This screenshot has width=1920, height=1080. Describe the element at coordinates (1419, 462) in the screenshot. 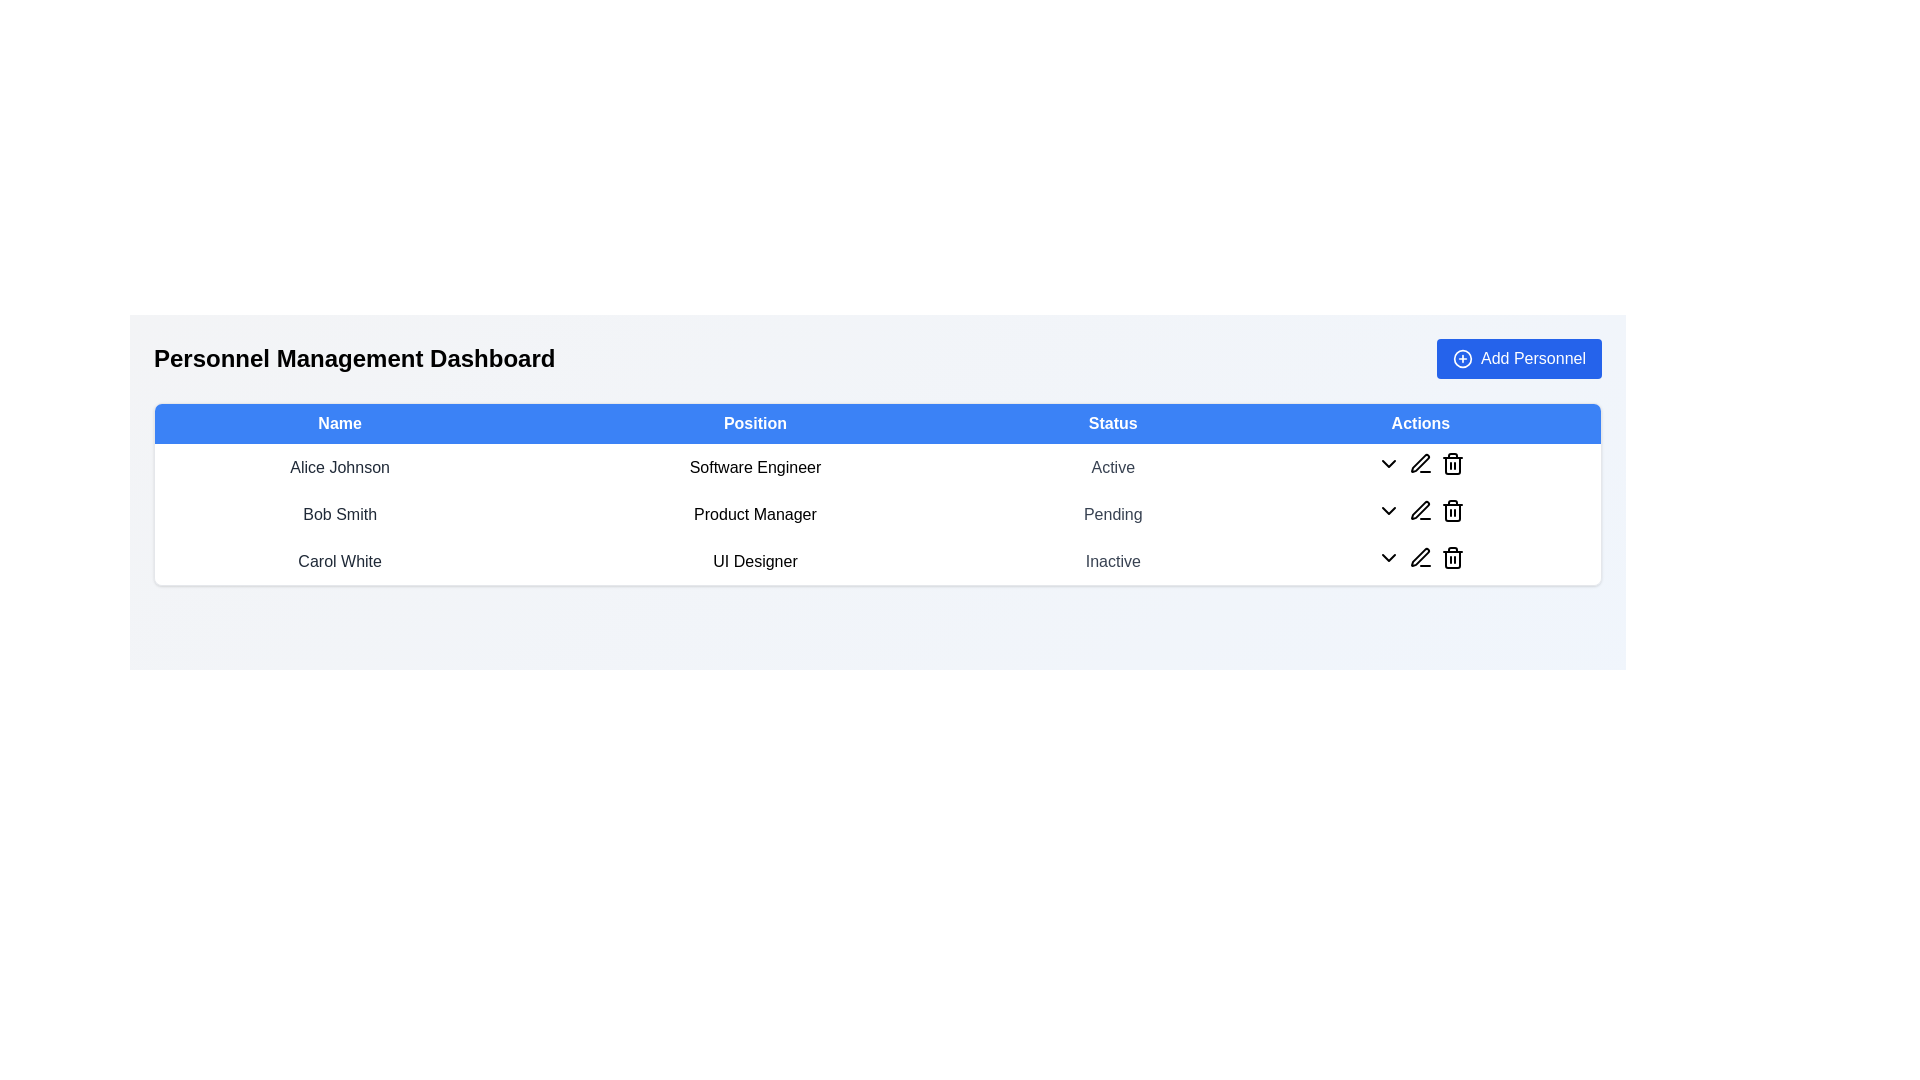

I see `the graphical pen icon located in the rightmost column under the 'Actions' header in the same row as 'Bob Smith' to initiate the edit action` at that location.